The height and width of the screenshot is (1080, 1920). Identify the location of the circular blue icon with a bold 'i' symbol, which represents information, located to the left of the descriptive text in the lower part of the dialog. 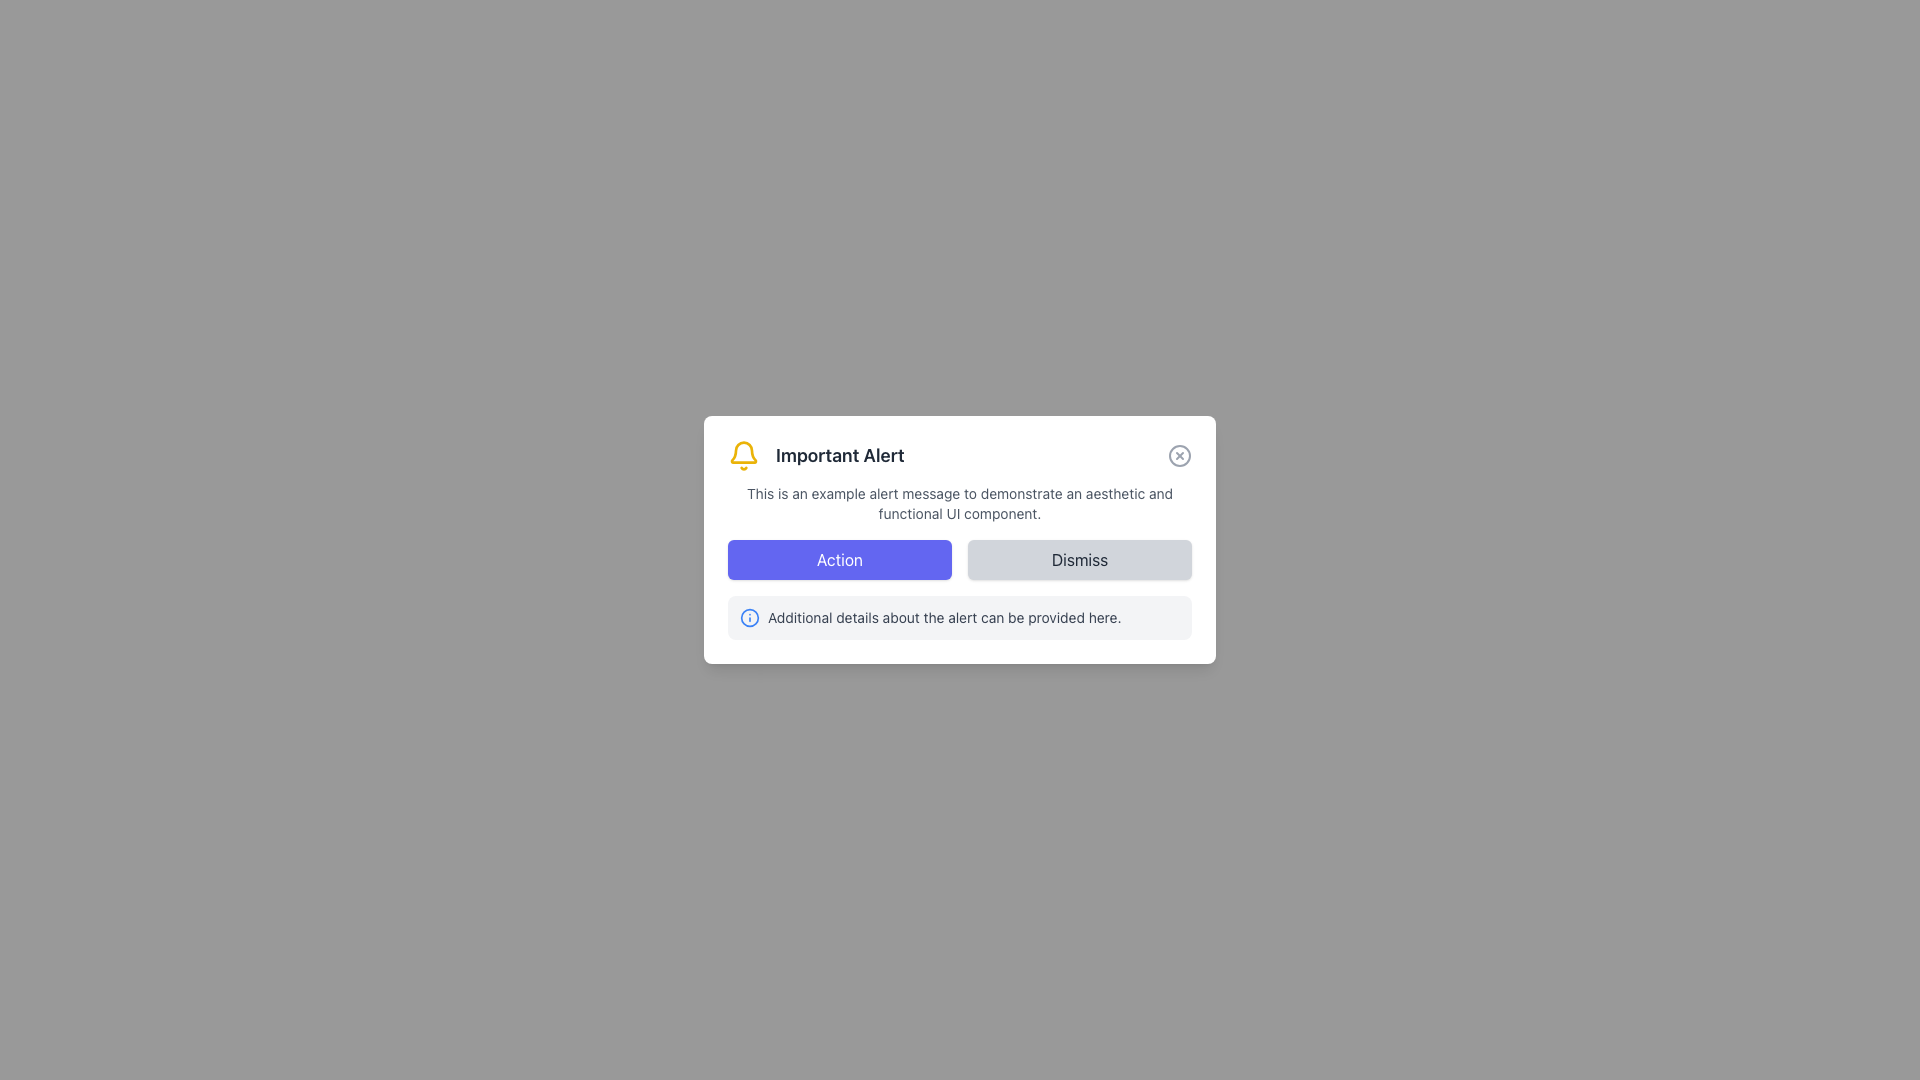
(748, 616).